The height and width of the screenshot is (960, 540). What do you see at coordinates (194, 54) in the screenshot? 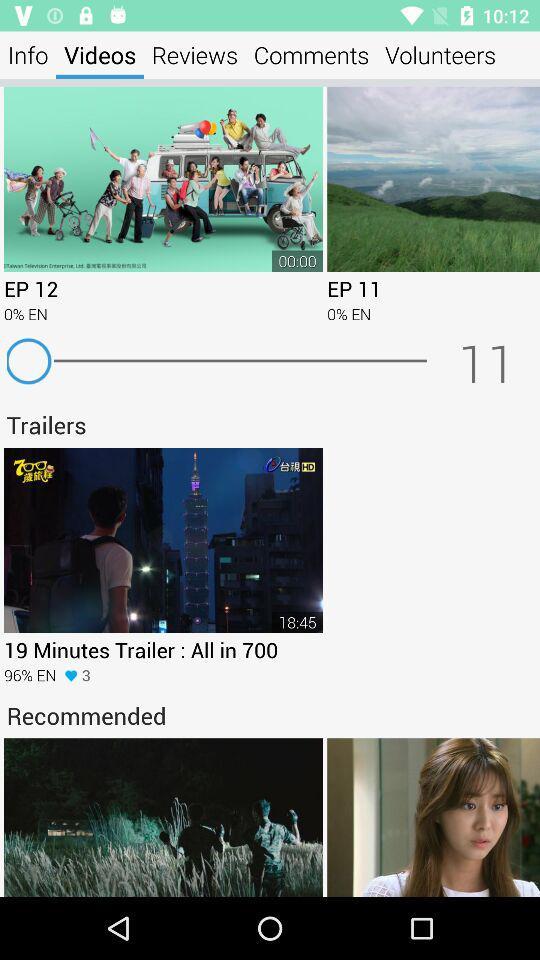
I see `item to the right of videos icon` at bounding box center [194, 54].